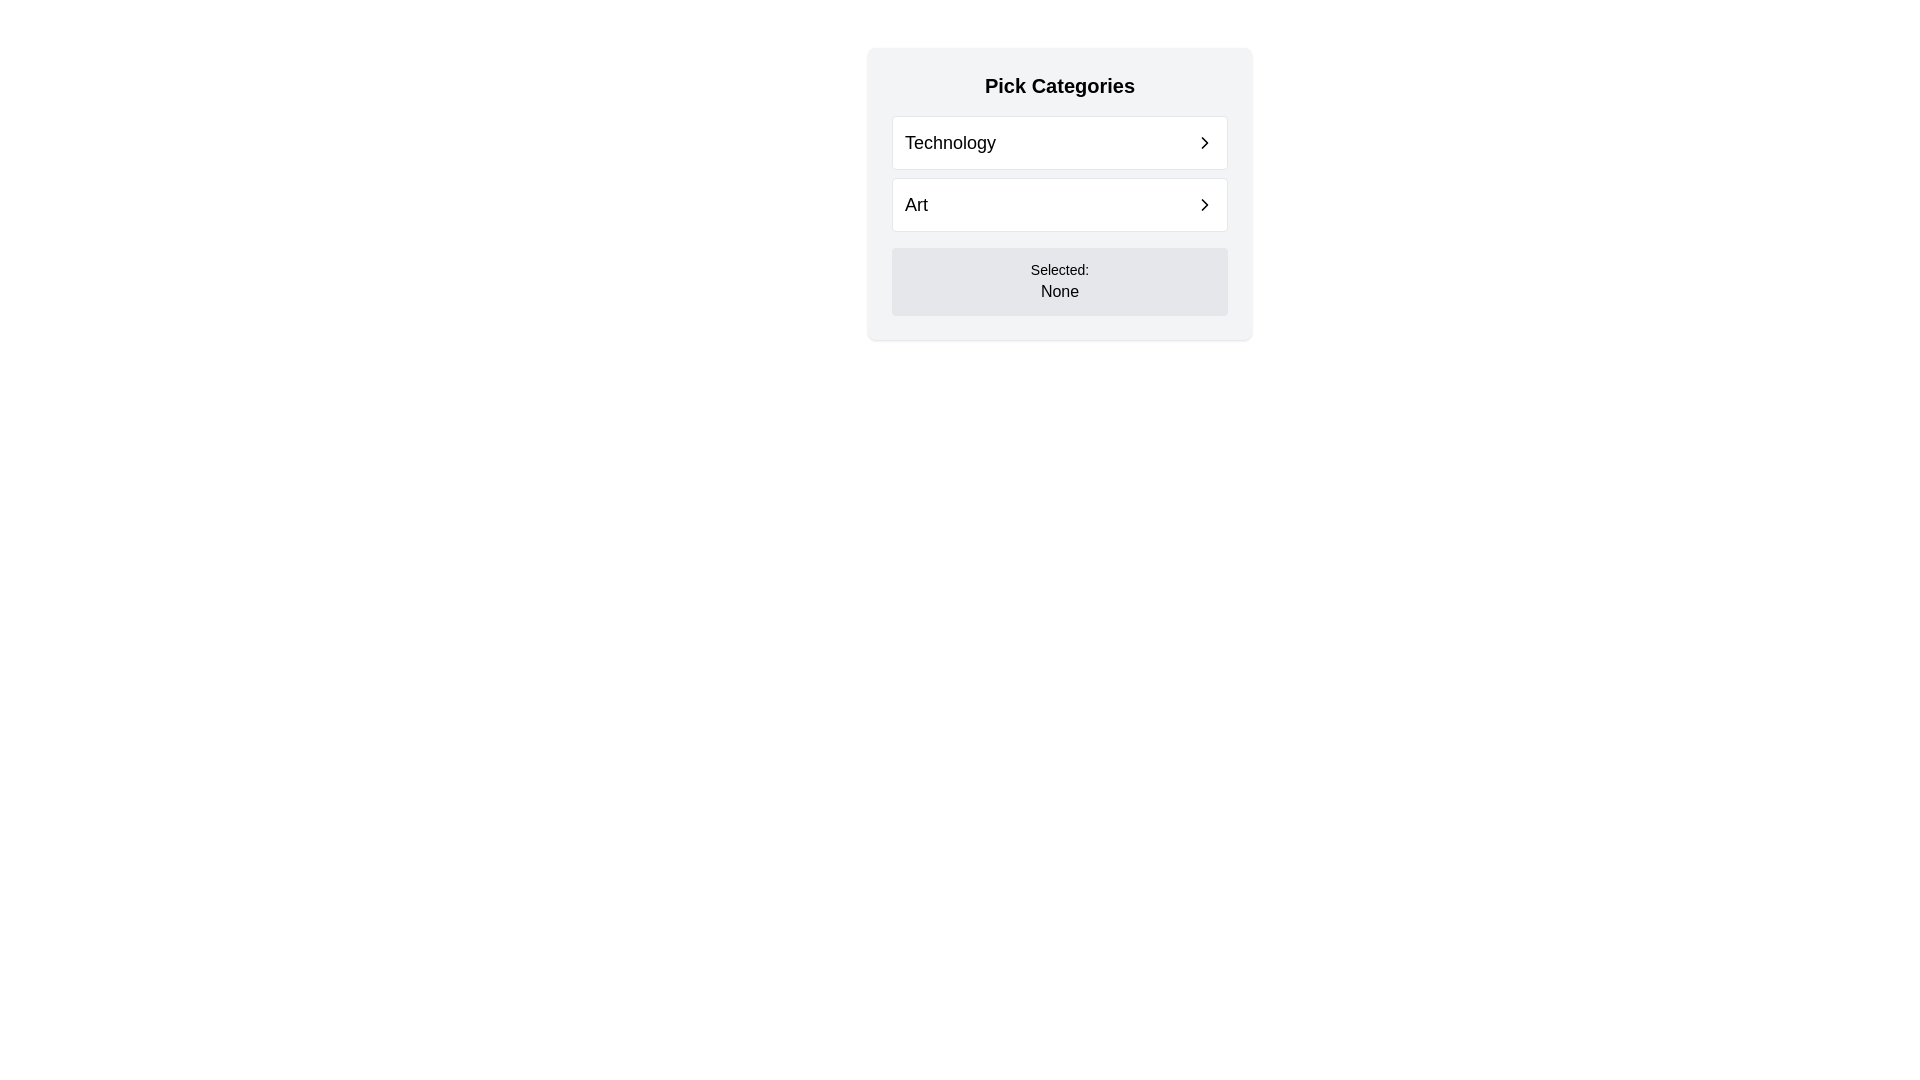  I want to click on text label displaying the word 'Art', which is located in the second row under the 'Pick Categories' header and is styled in bold font, so click(915, 204).